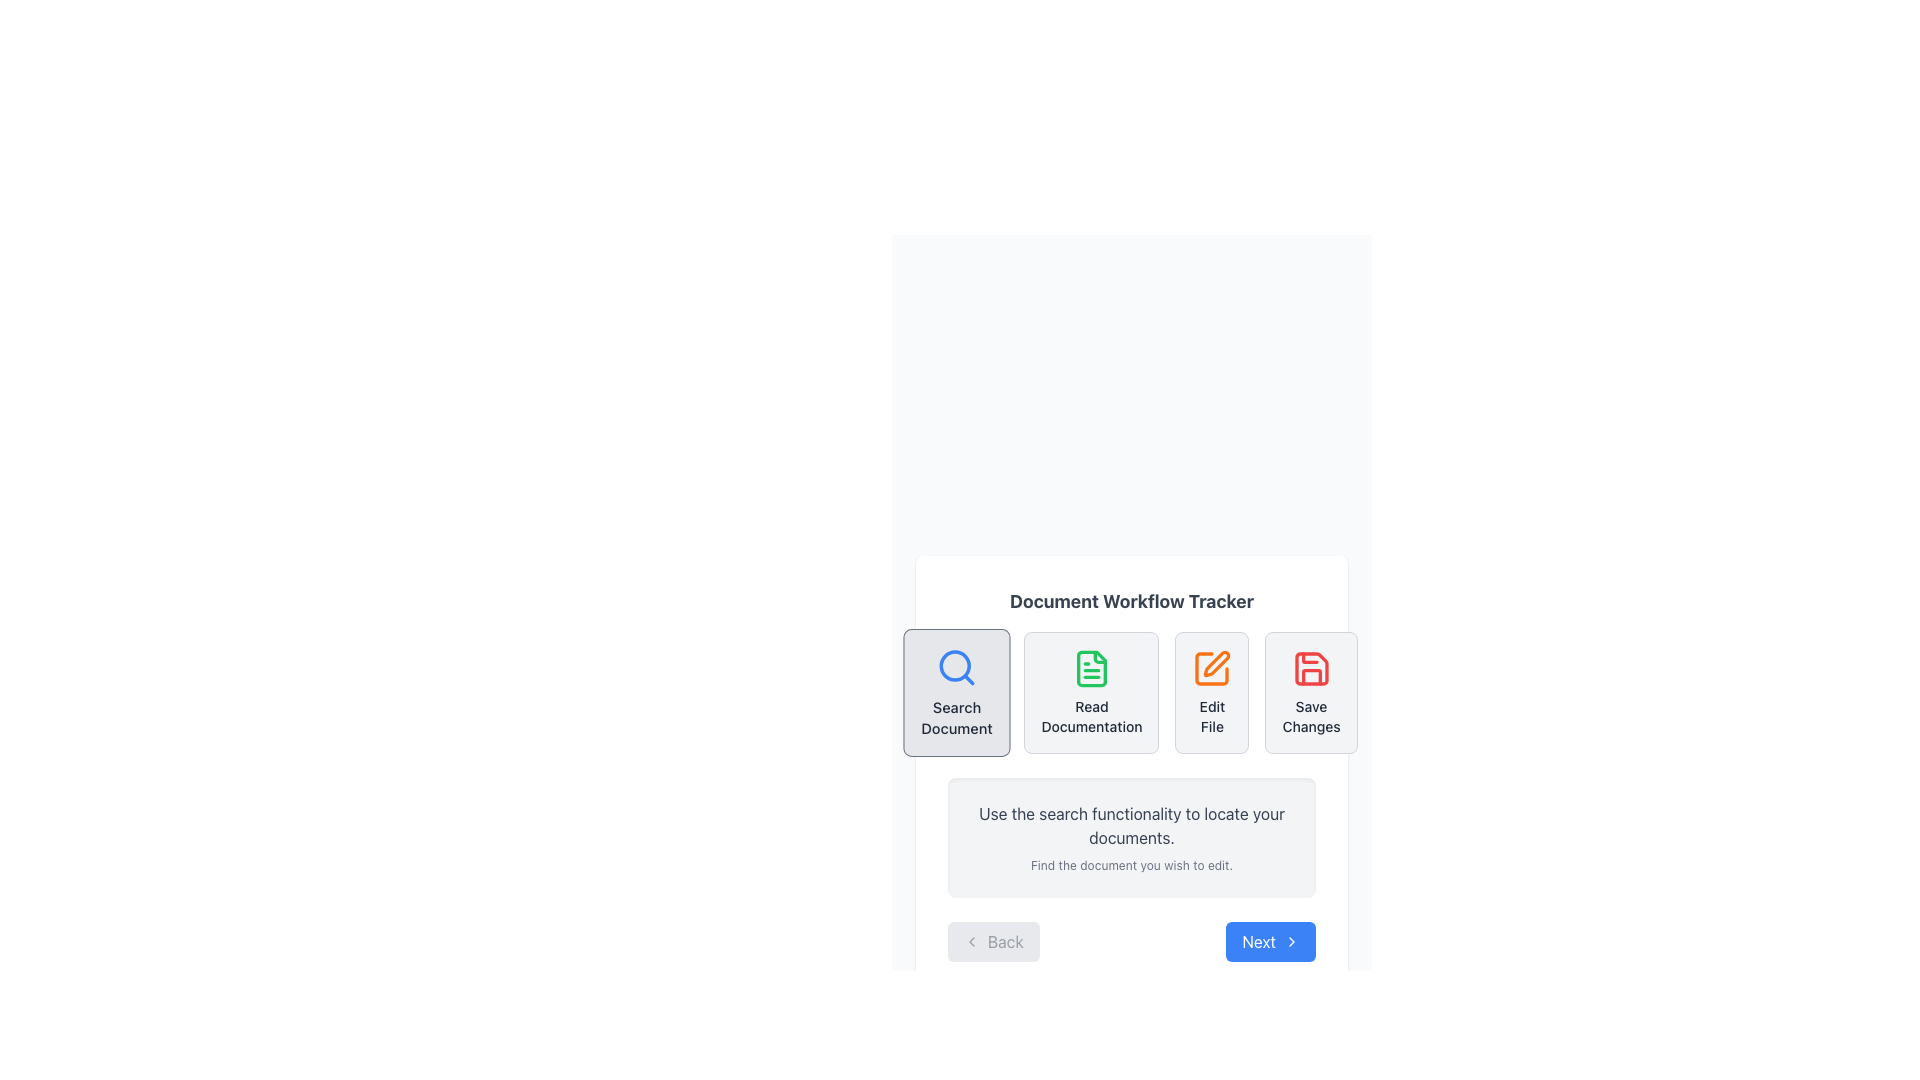  What do you see at coordinates (1132, 837) in the screenshot?
I see `instructions displayed in the informational text block with a light gray background and rounded corners, containing the text 'Use the search functionality to locate your documents.' and 'Find the document you wish to edit.'` at bounding box center [1132, 837].